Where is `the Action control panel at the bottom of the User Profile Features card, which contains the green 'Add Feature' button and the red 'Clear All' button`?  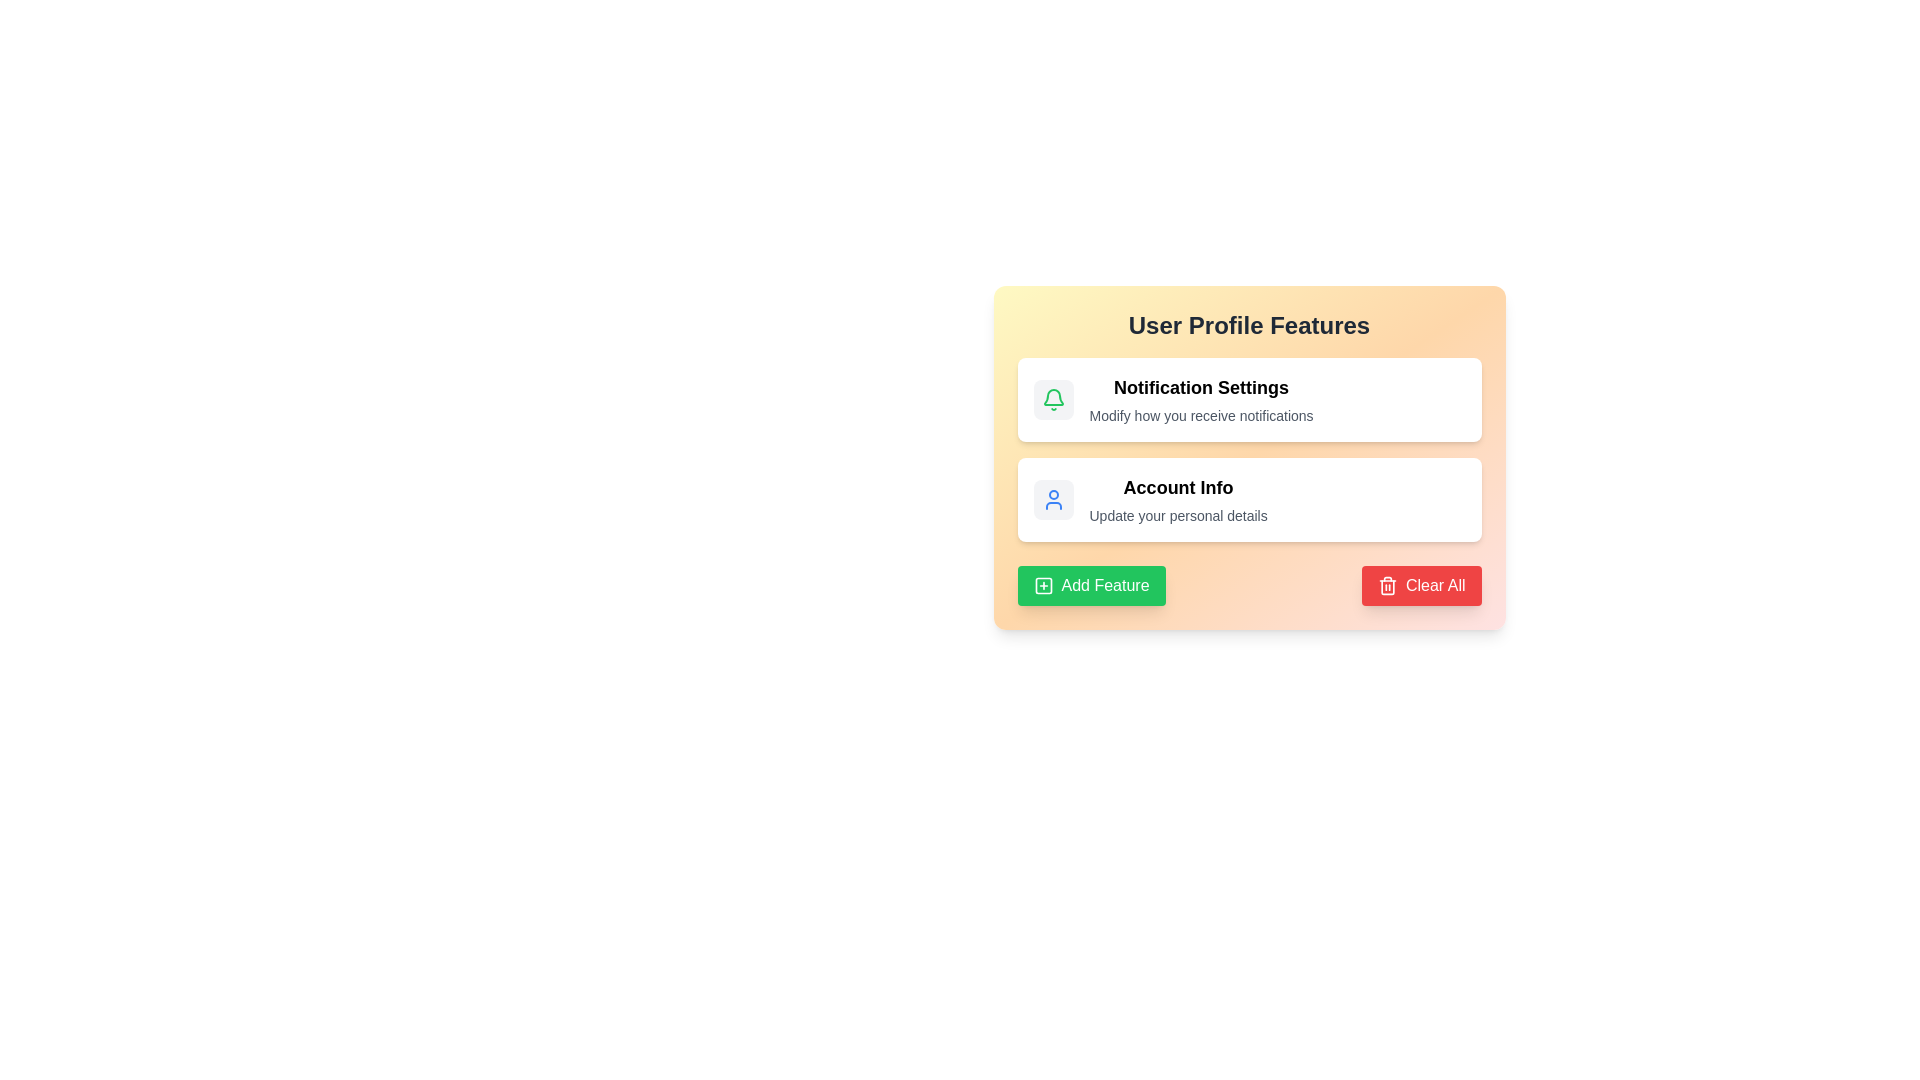 the Action control panel at the bottom of the User Profile Features card, which contains the green 'Add Feature' button and the red 'Clear All' button is located at coordinates (1248, 585).